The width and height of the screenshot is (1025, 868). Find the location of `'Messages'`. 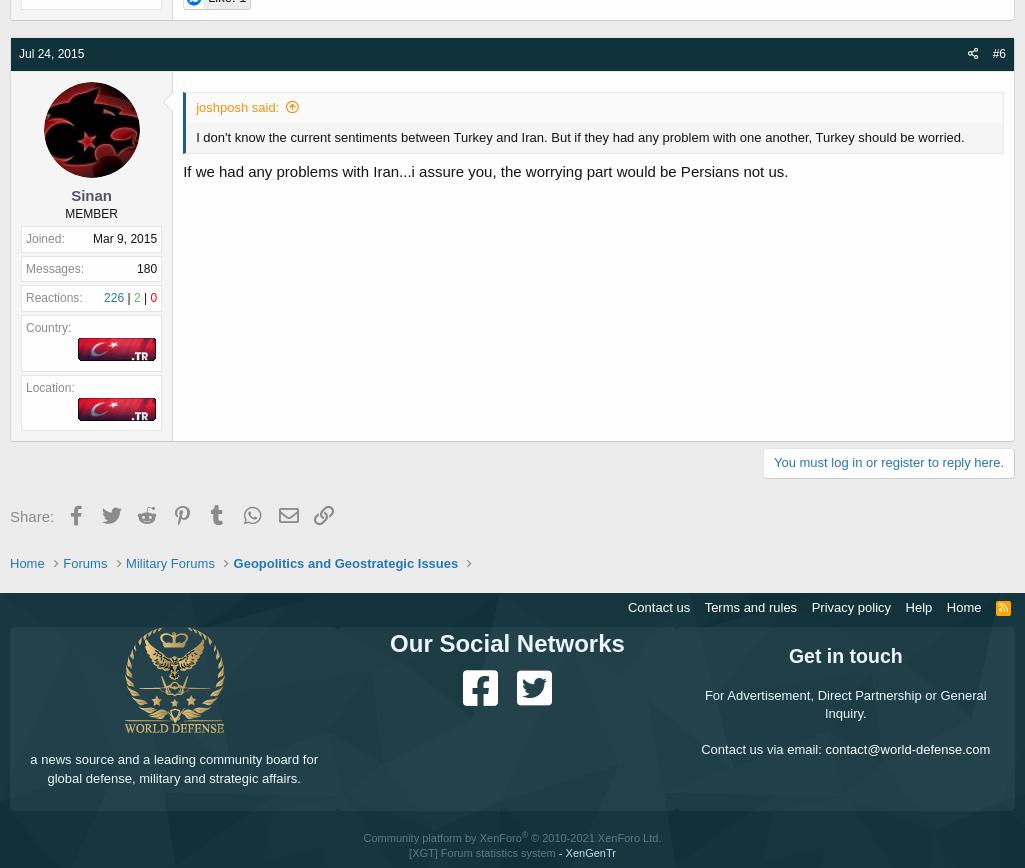

'Messages' is located at coordinates (51, 268).